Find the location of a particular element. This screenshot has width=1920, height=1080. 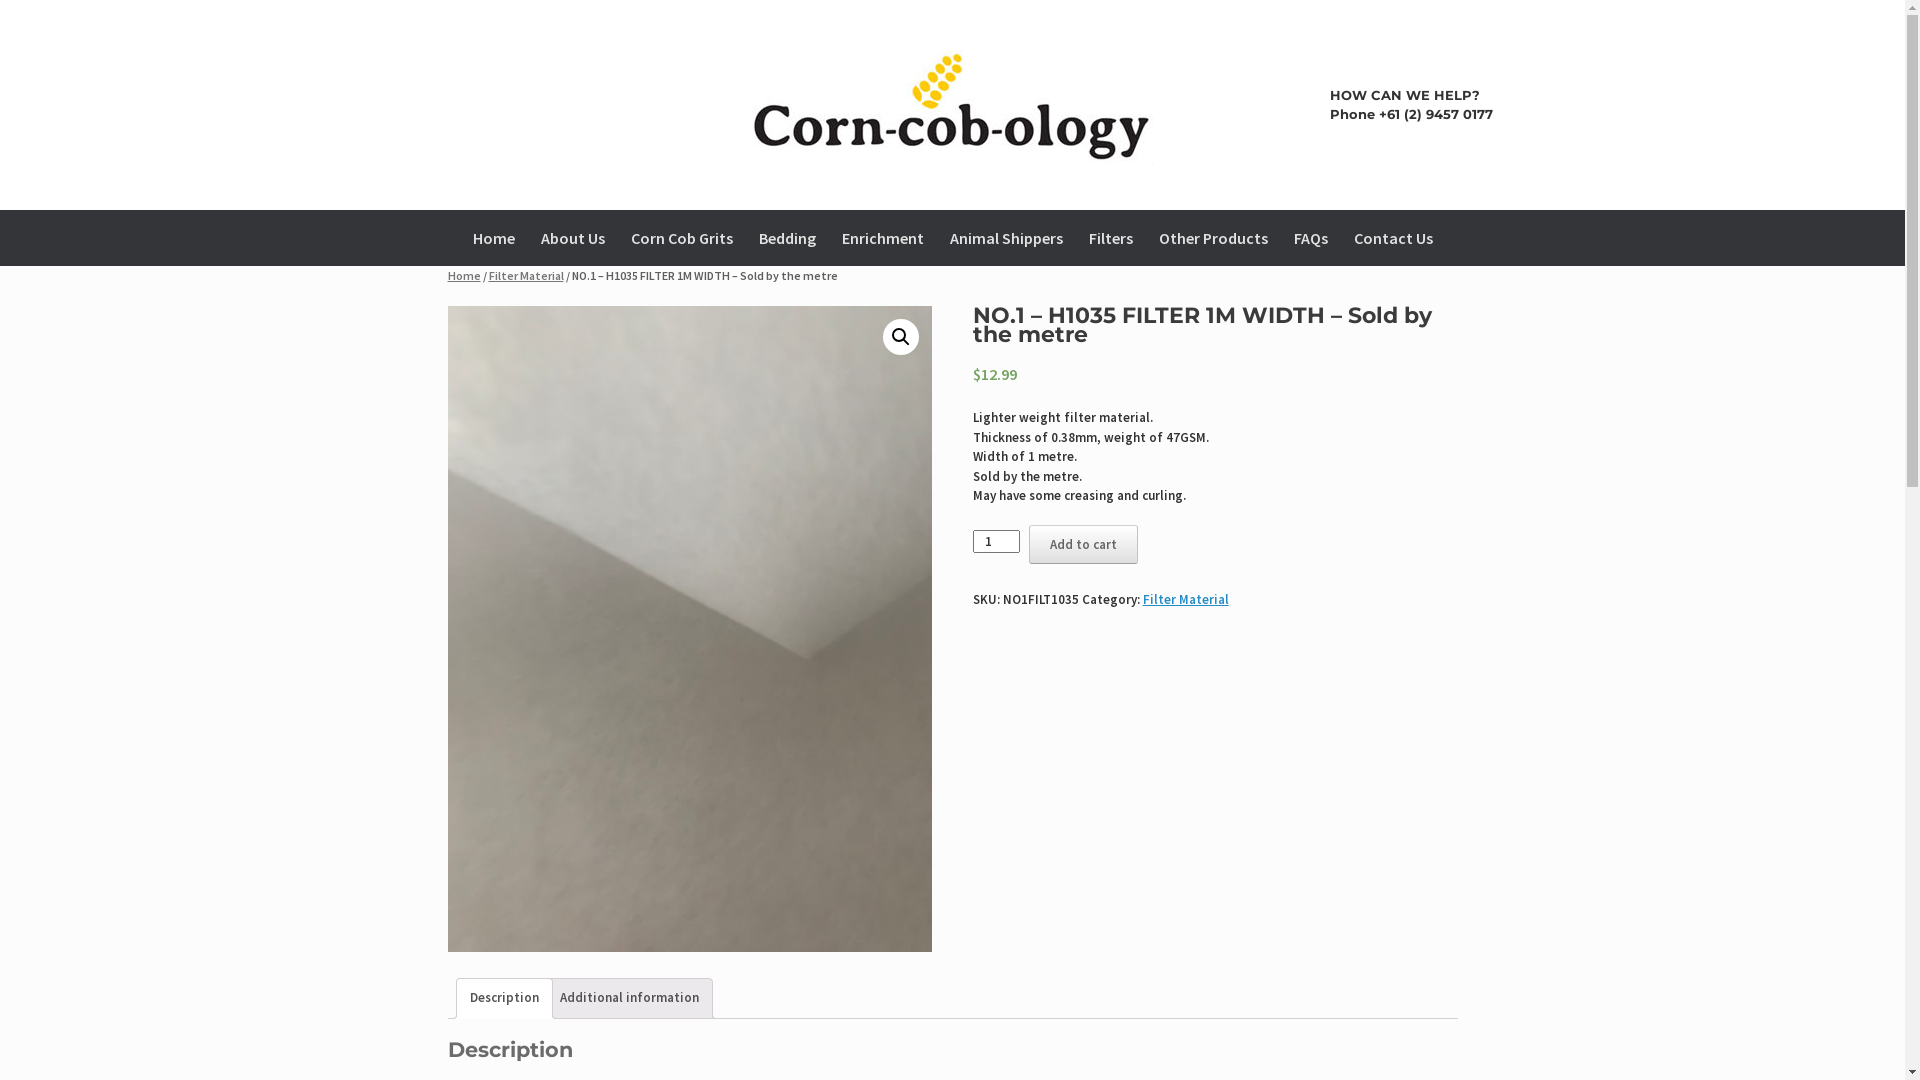

'Animal Shippers' is located at coordinates (1005, 237).